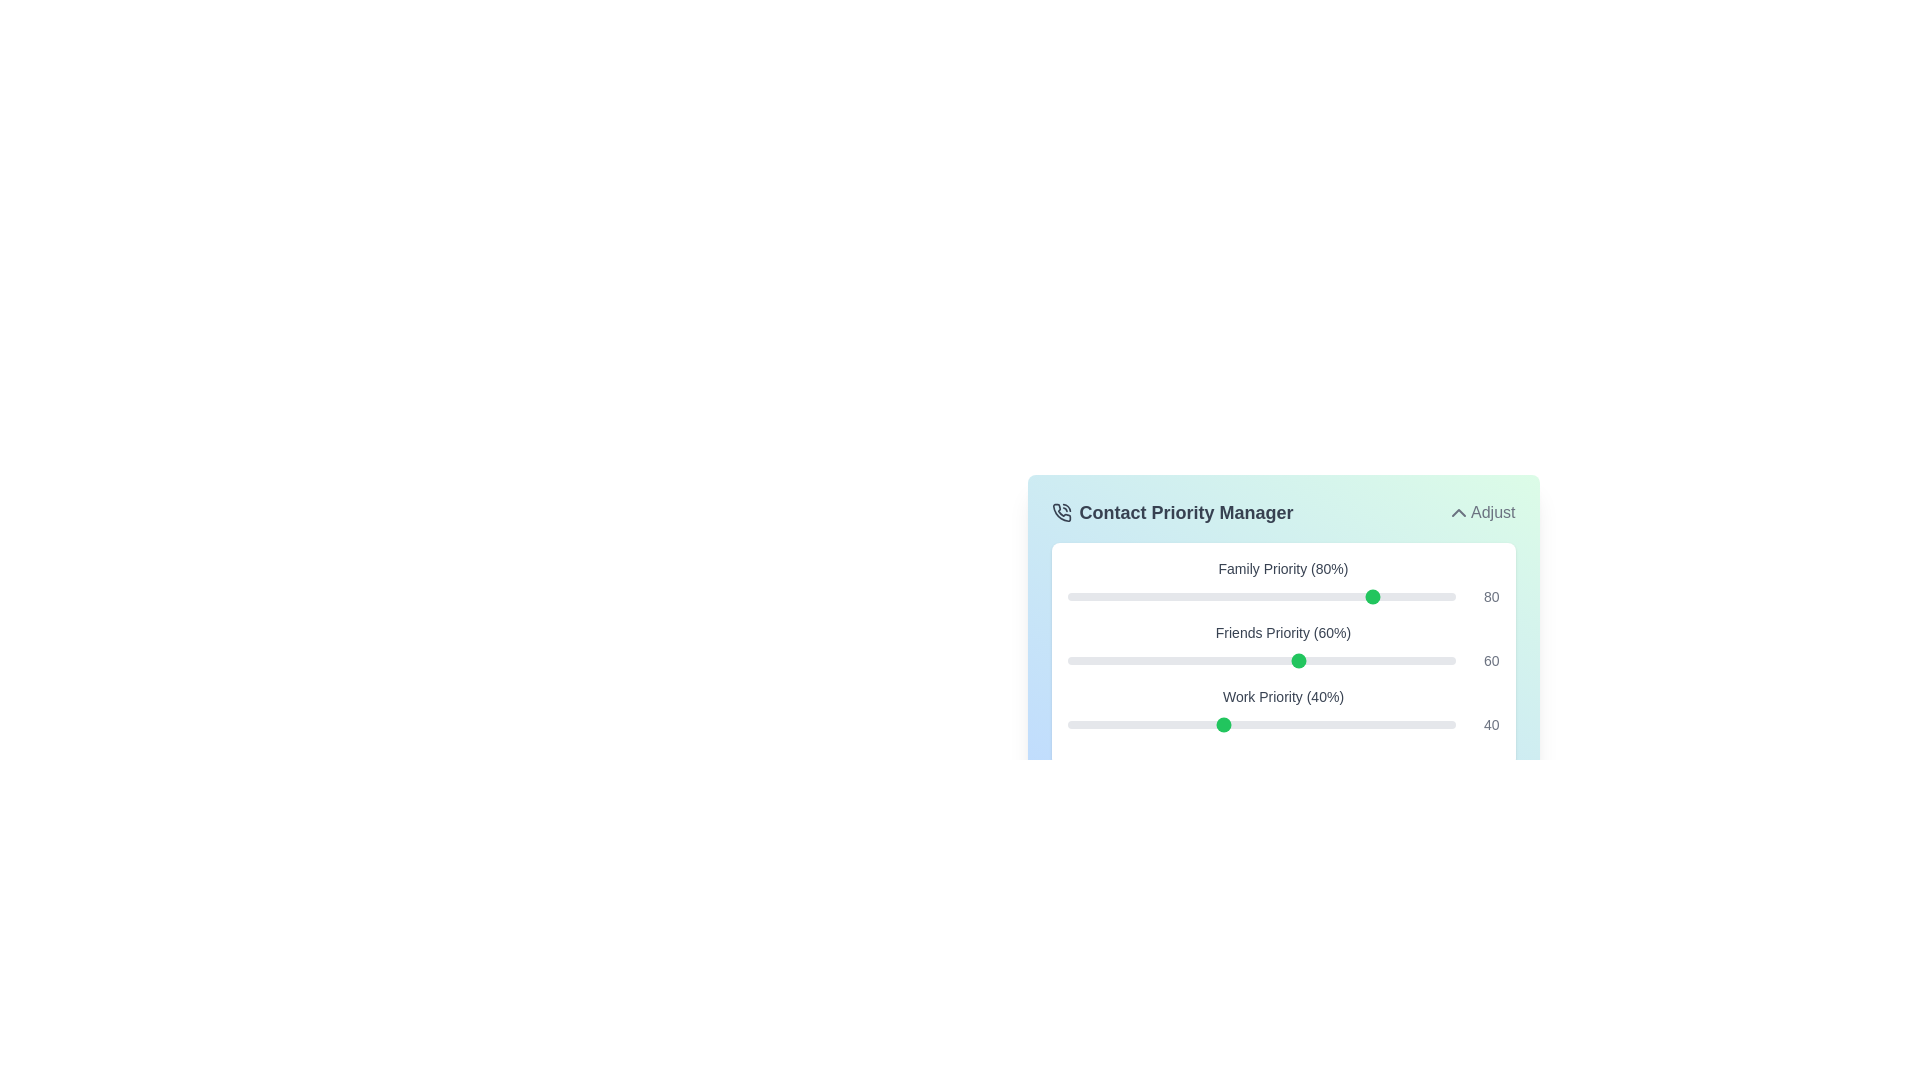  Describe the element at coordinates (1129, 725) in the screenshot. I see `the 'Work' priority slider to 16%` at that location.